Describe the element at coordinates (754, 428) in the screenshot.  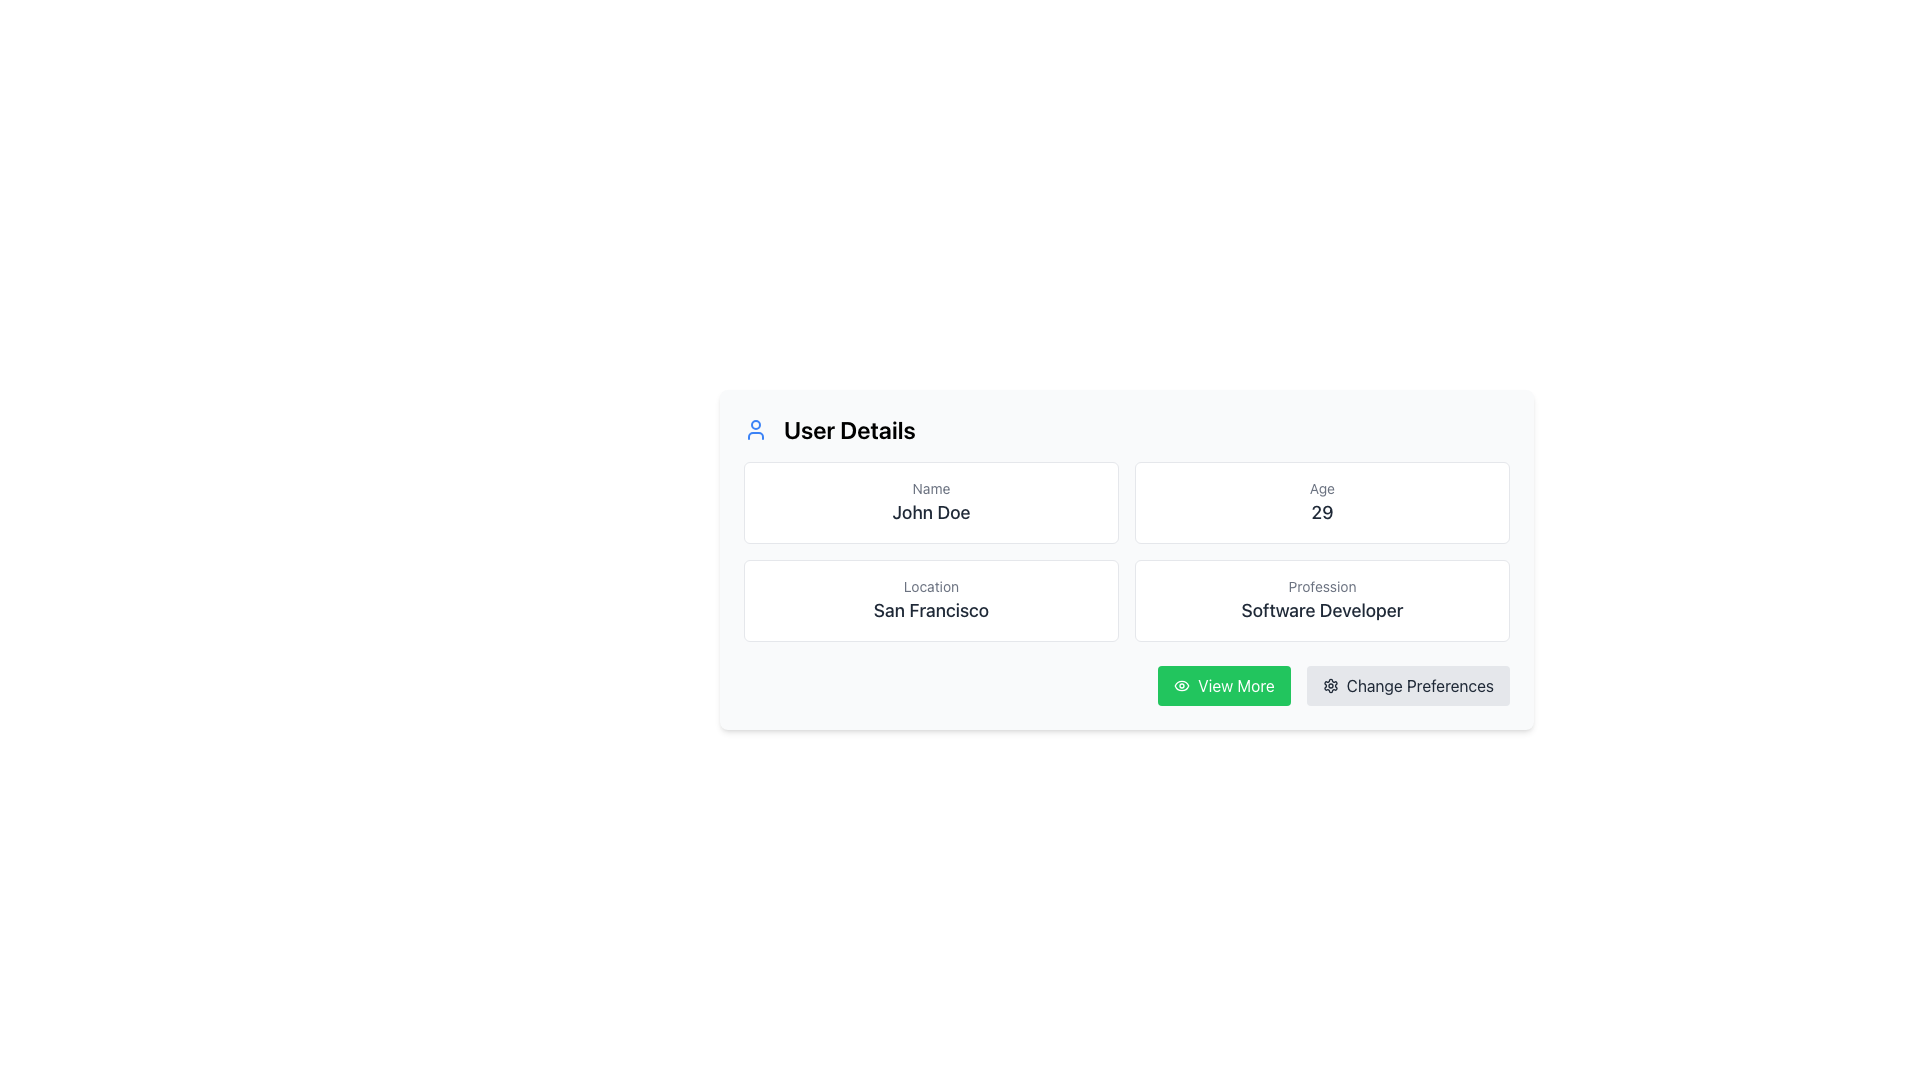
I see `the user icon, which is a blue outline of a person located to the left of the 'User Details' text` at that location.